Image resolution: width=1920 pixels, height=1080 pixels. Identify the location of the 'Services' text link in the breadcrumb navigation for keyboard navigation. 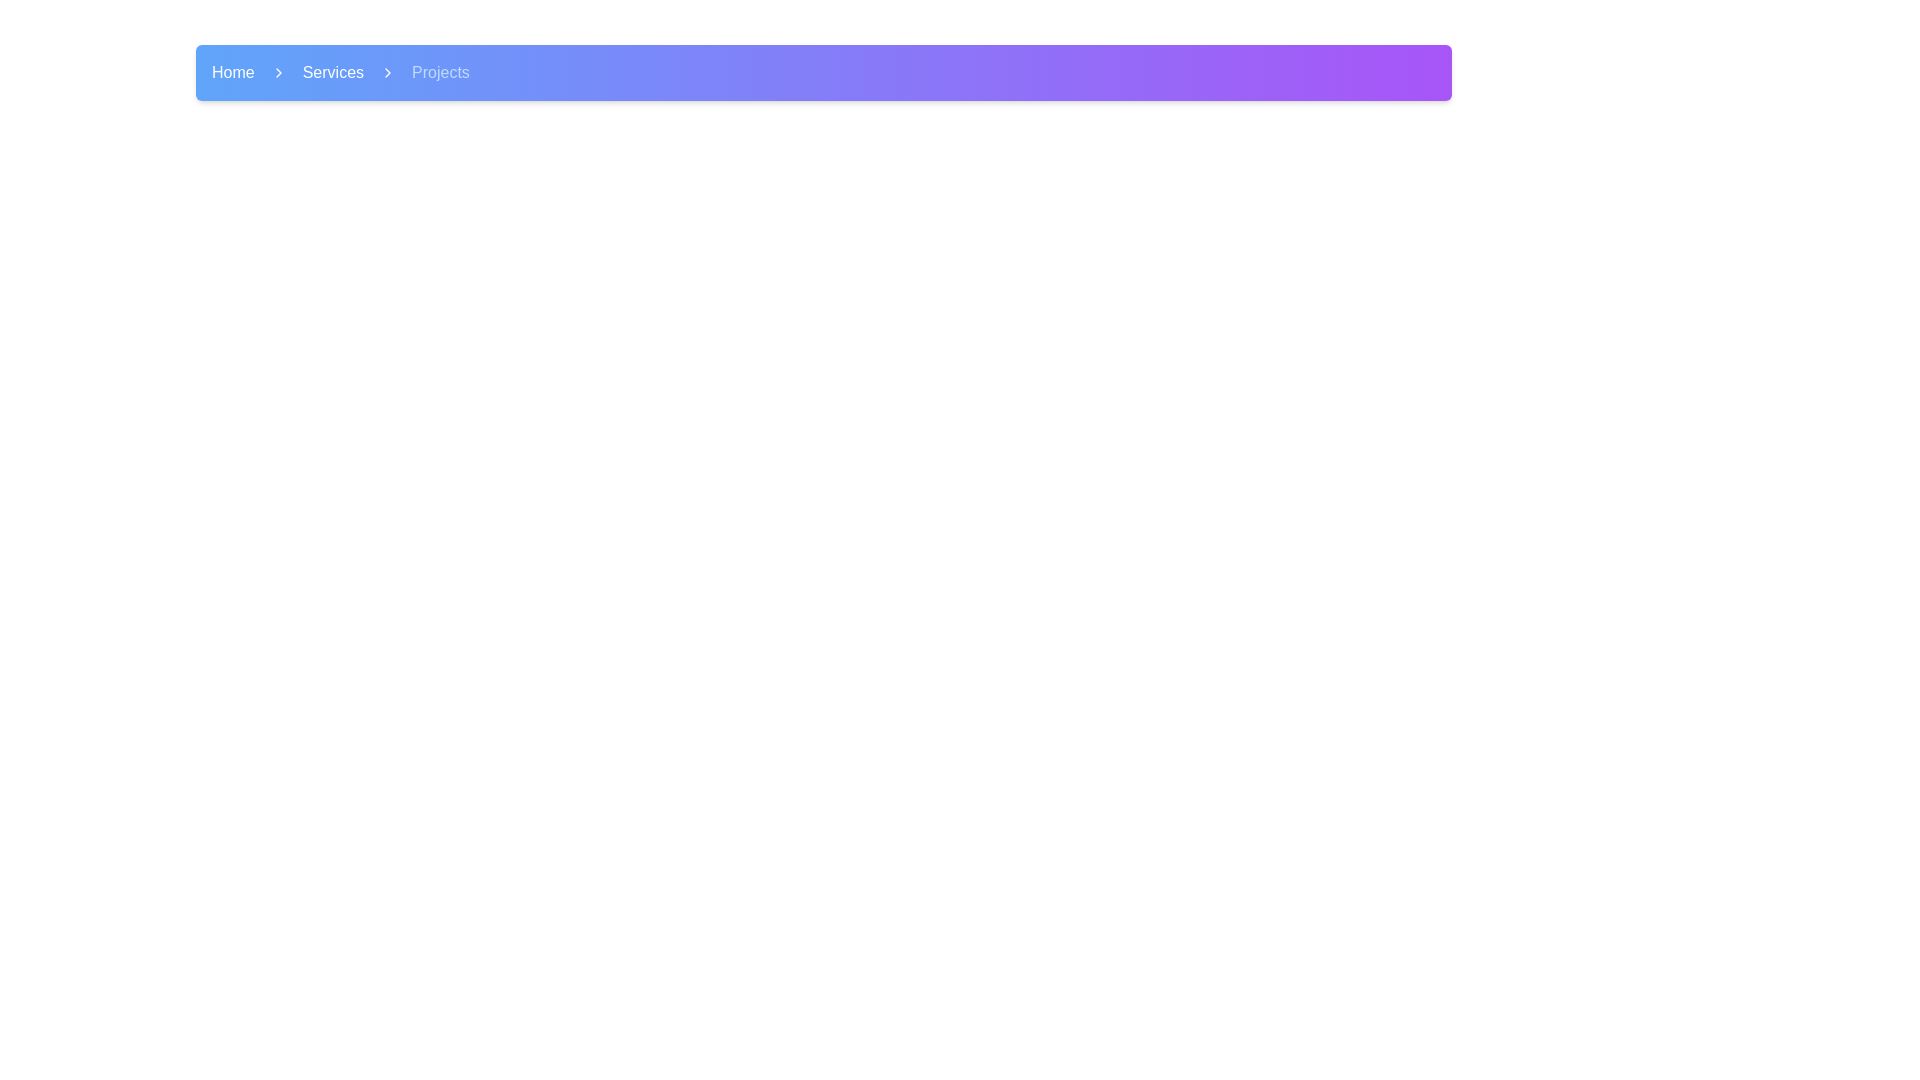
(333, 72).